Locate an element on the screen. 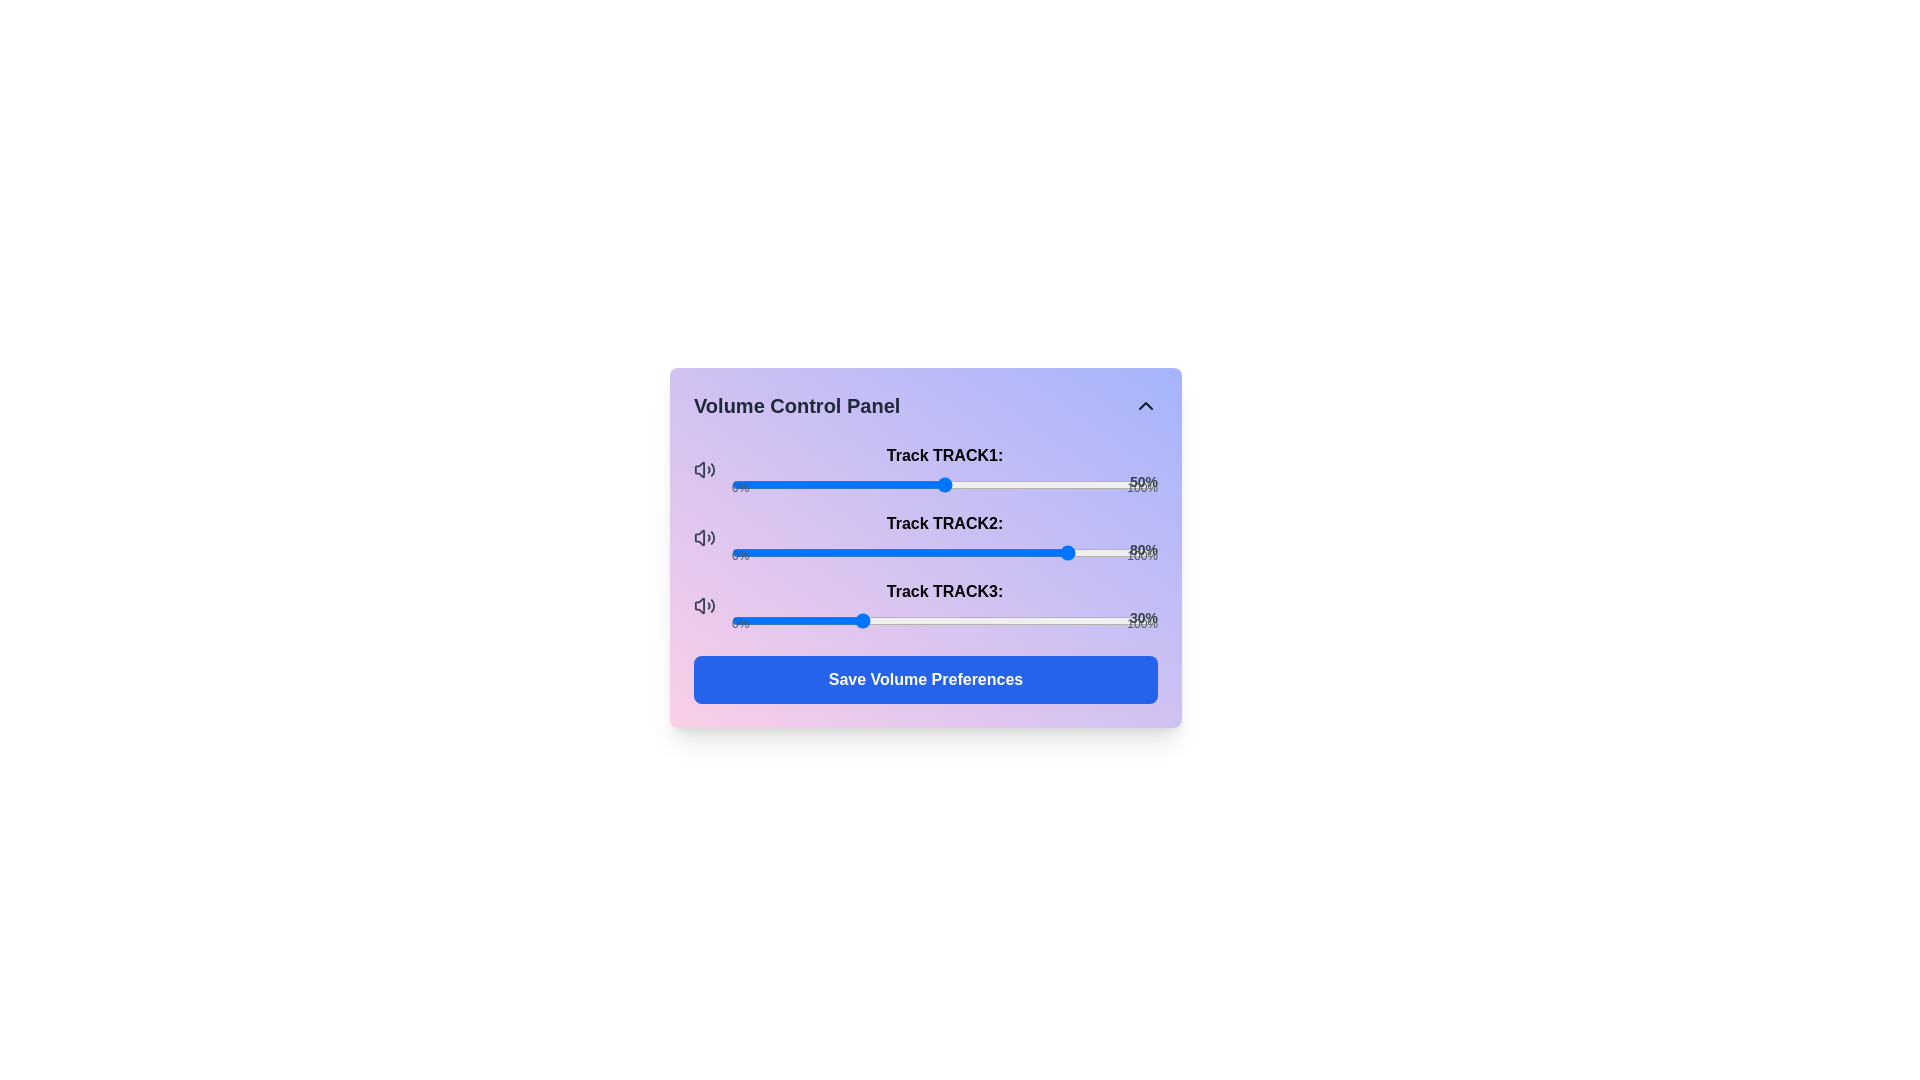 This screenshot has height=1080, width=1920. the minimum value indicator label for the slider control 'Track TRACK3', which is positioned to the left of the slider and indicates its adjustable values is located at coordinates (739, 623).